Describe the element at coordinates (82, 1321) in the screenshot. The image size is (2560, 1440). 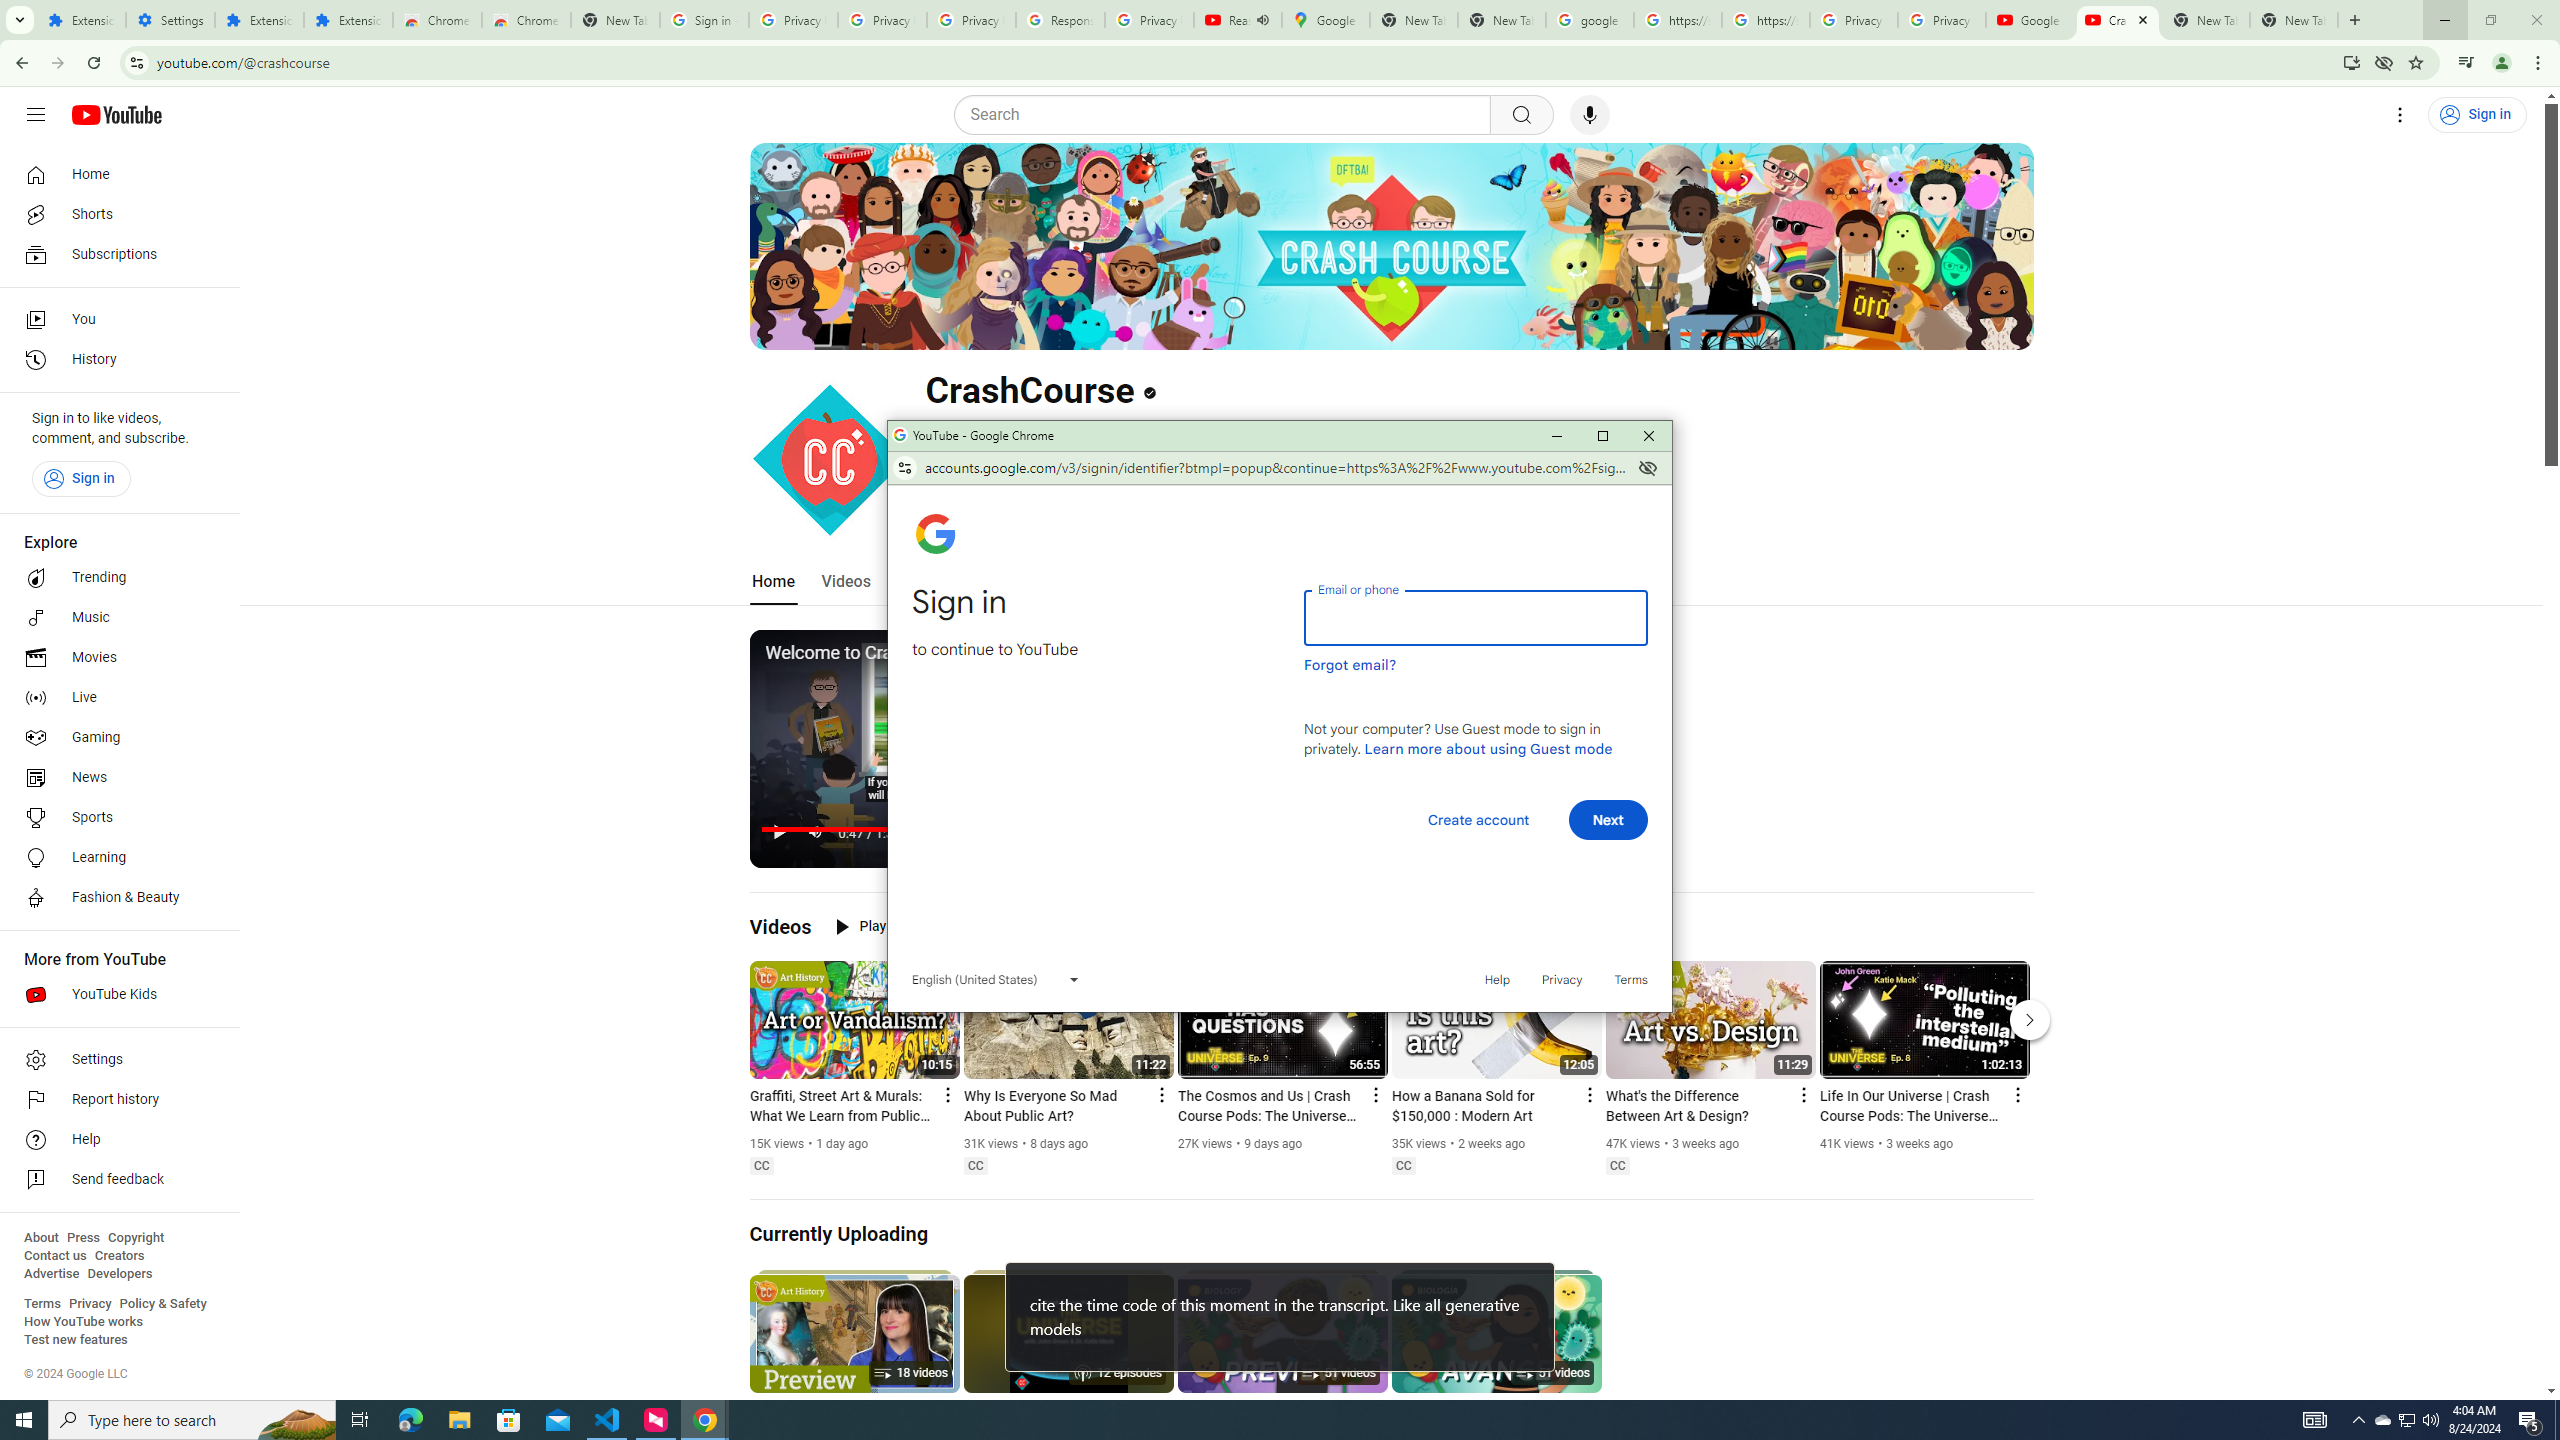
I see `'How YouTube works'` at that location.